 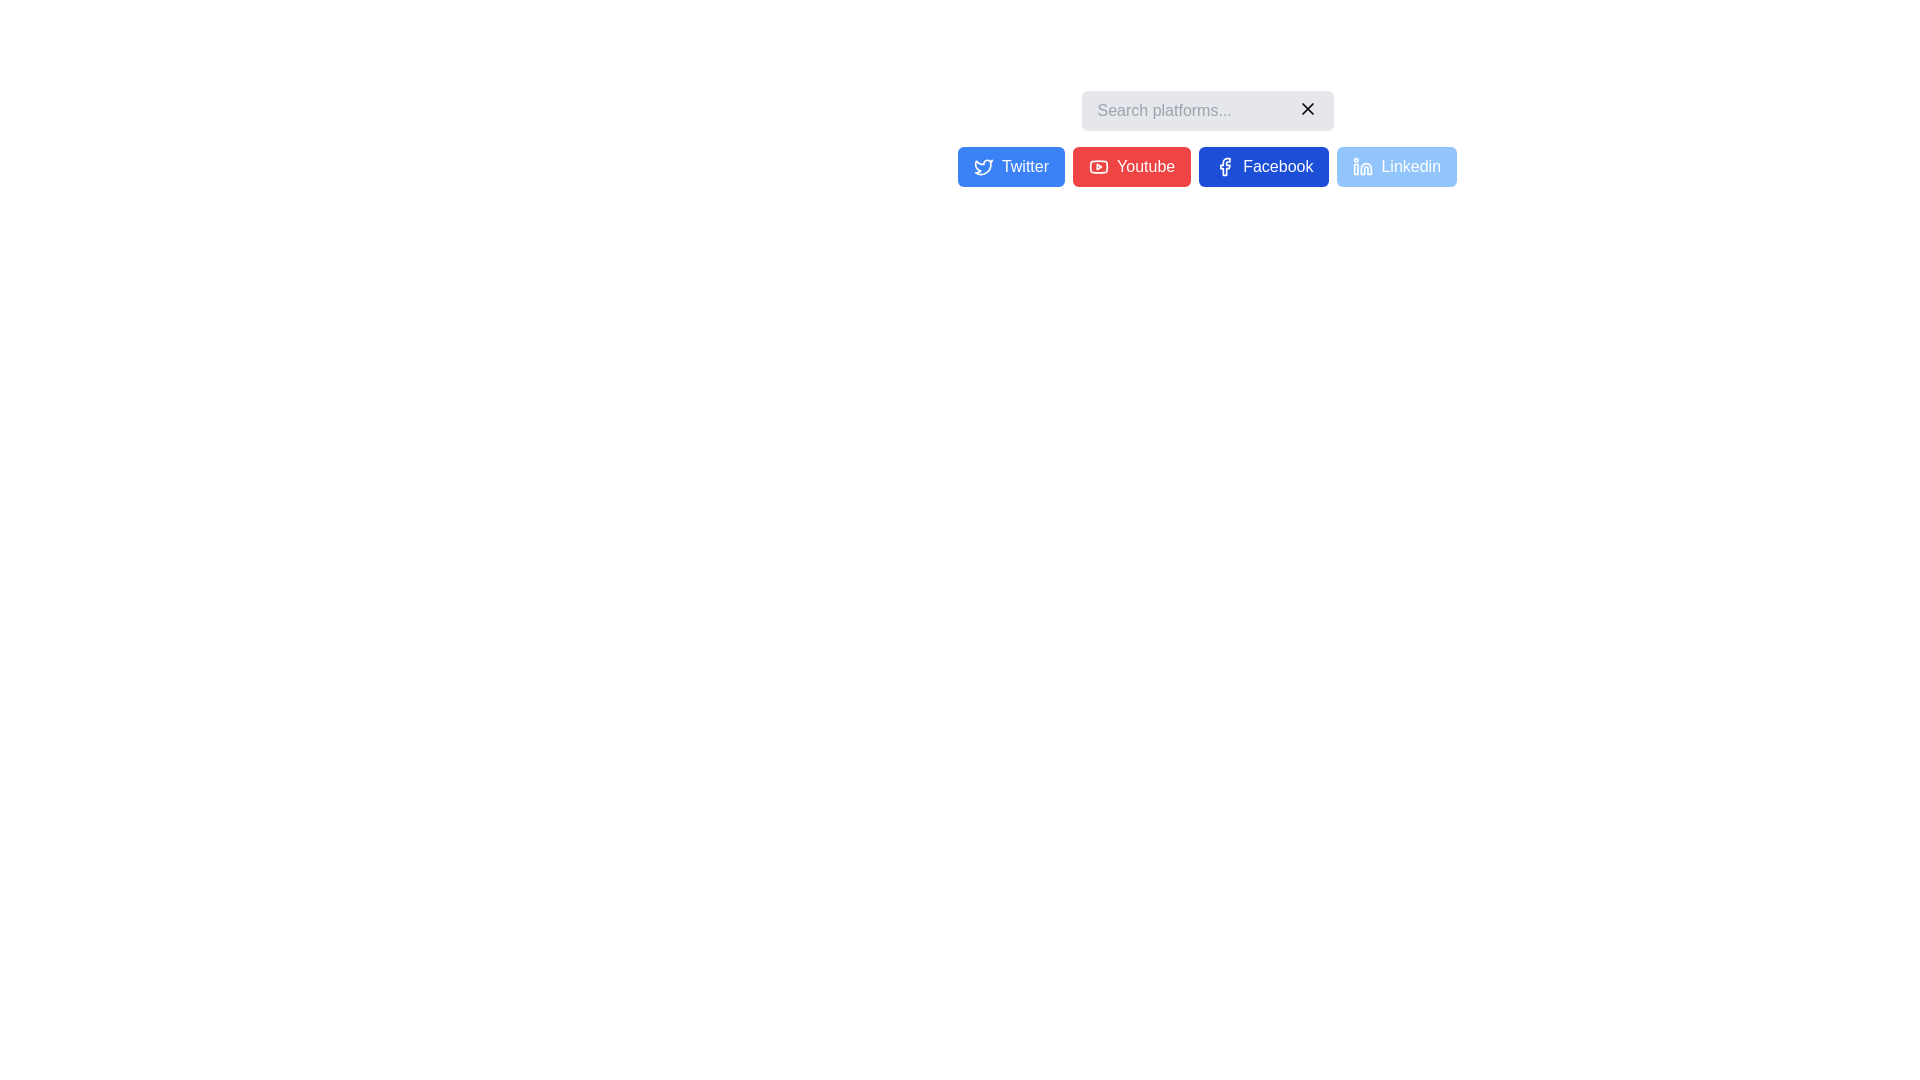 What do you see at coordinates (1362, 165) in the screenshot?
I see `the LinkedIn icon, which is a clickable component contained within a rounded button labeled 'Linkedin' located in the upper-right section of the interface` at bounding box center [1362, 165].